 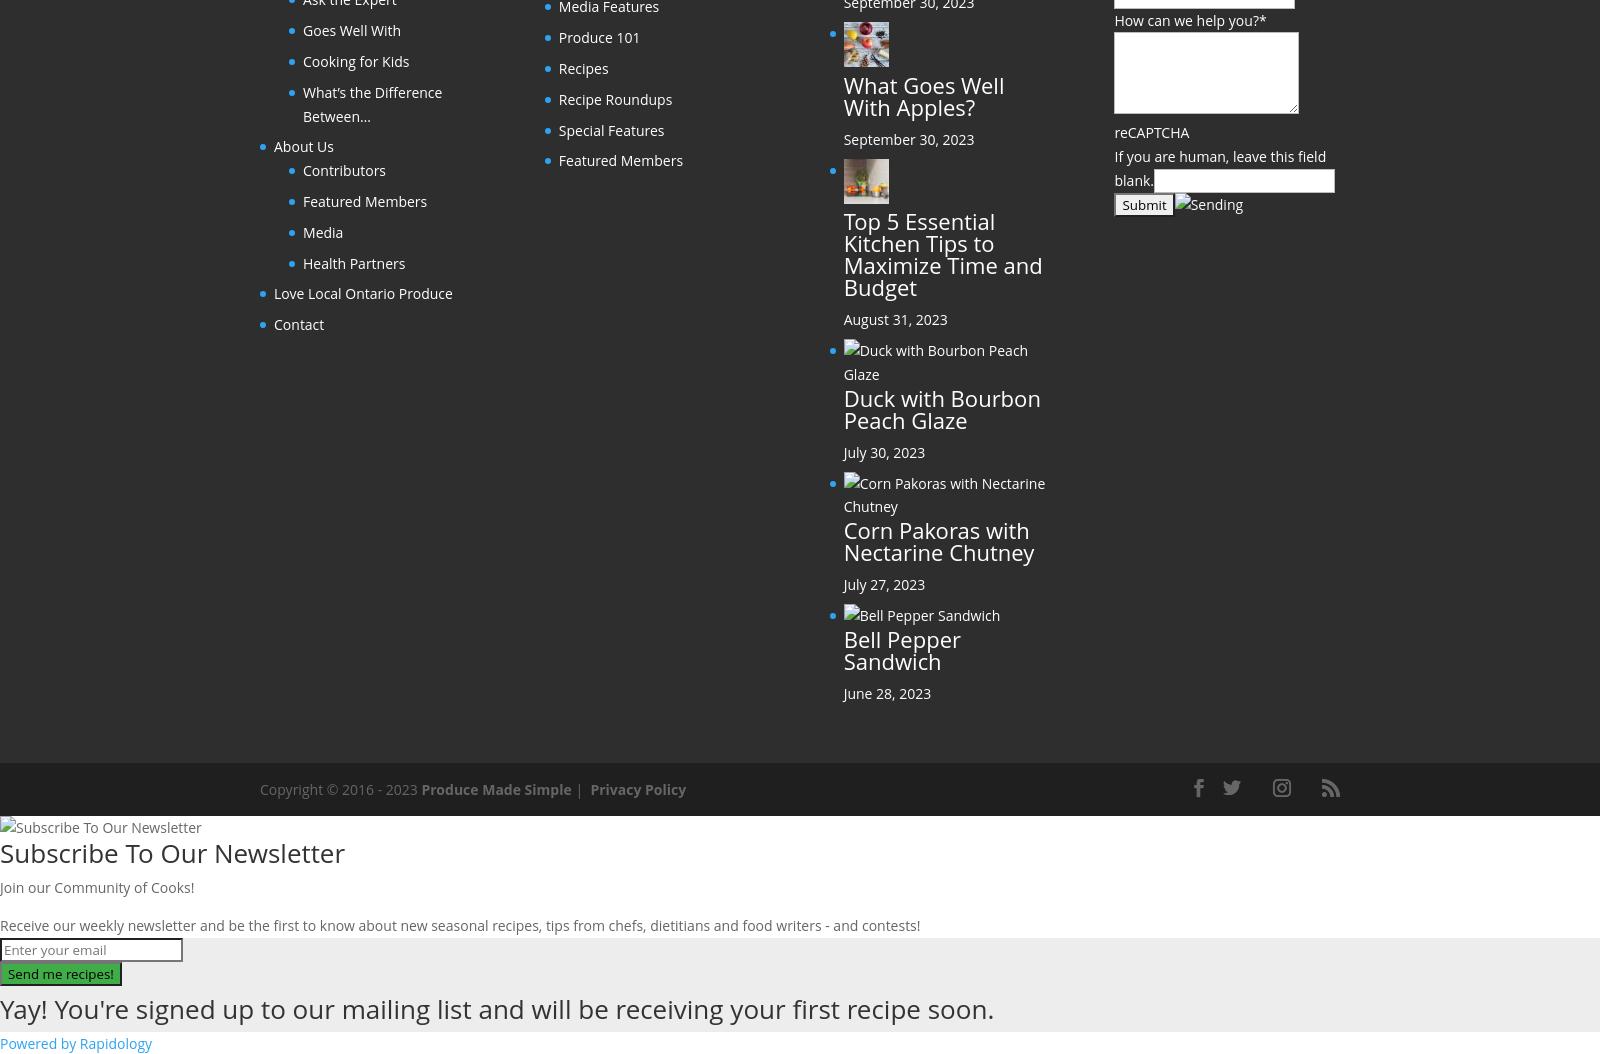 I want to click on 'Duck with Bourbon Peach Glaze', so click(x=940, y=407).